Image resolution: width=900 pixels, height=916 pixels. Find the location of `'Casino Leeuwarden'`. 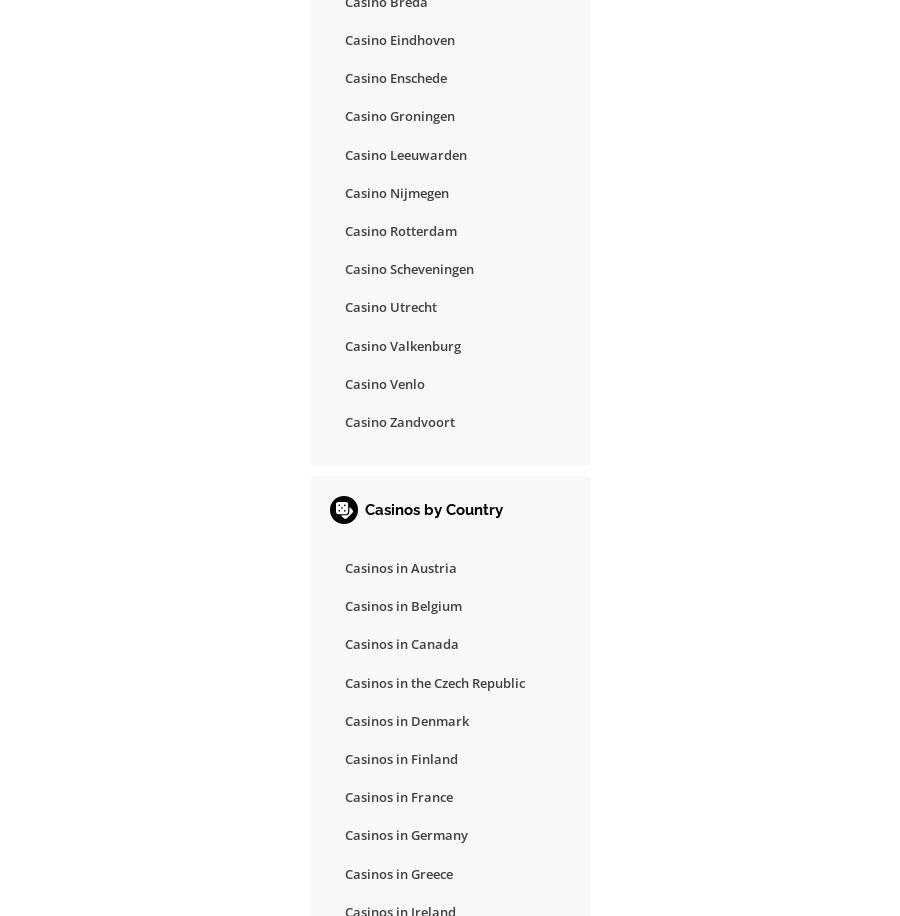

'Casino Leeuwarden' is located at coordinates (405, 153).